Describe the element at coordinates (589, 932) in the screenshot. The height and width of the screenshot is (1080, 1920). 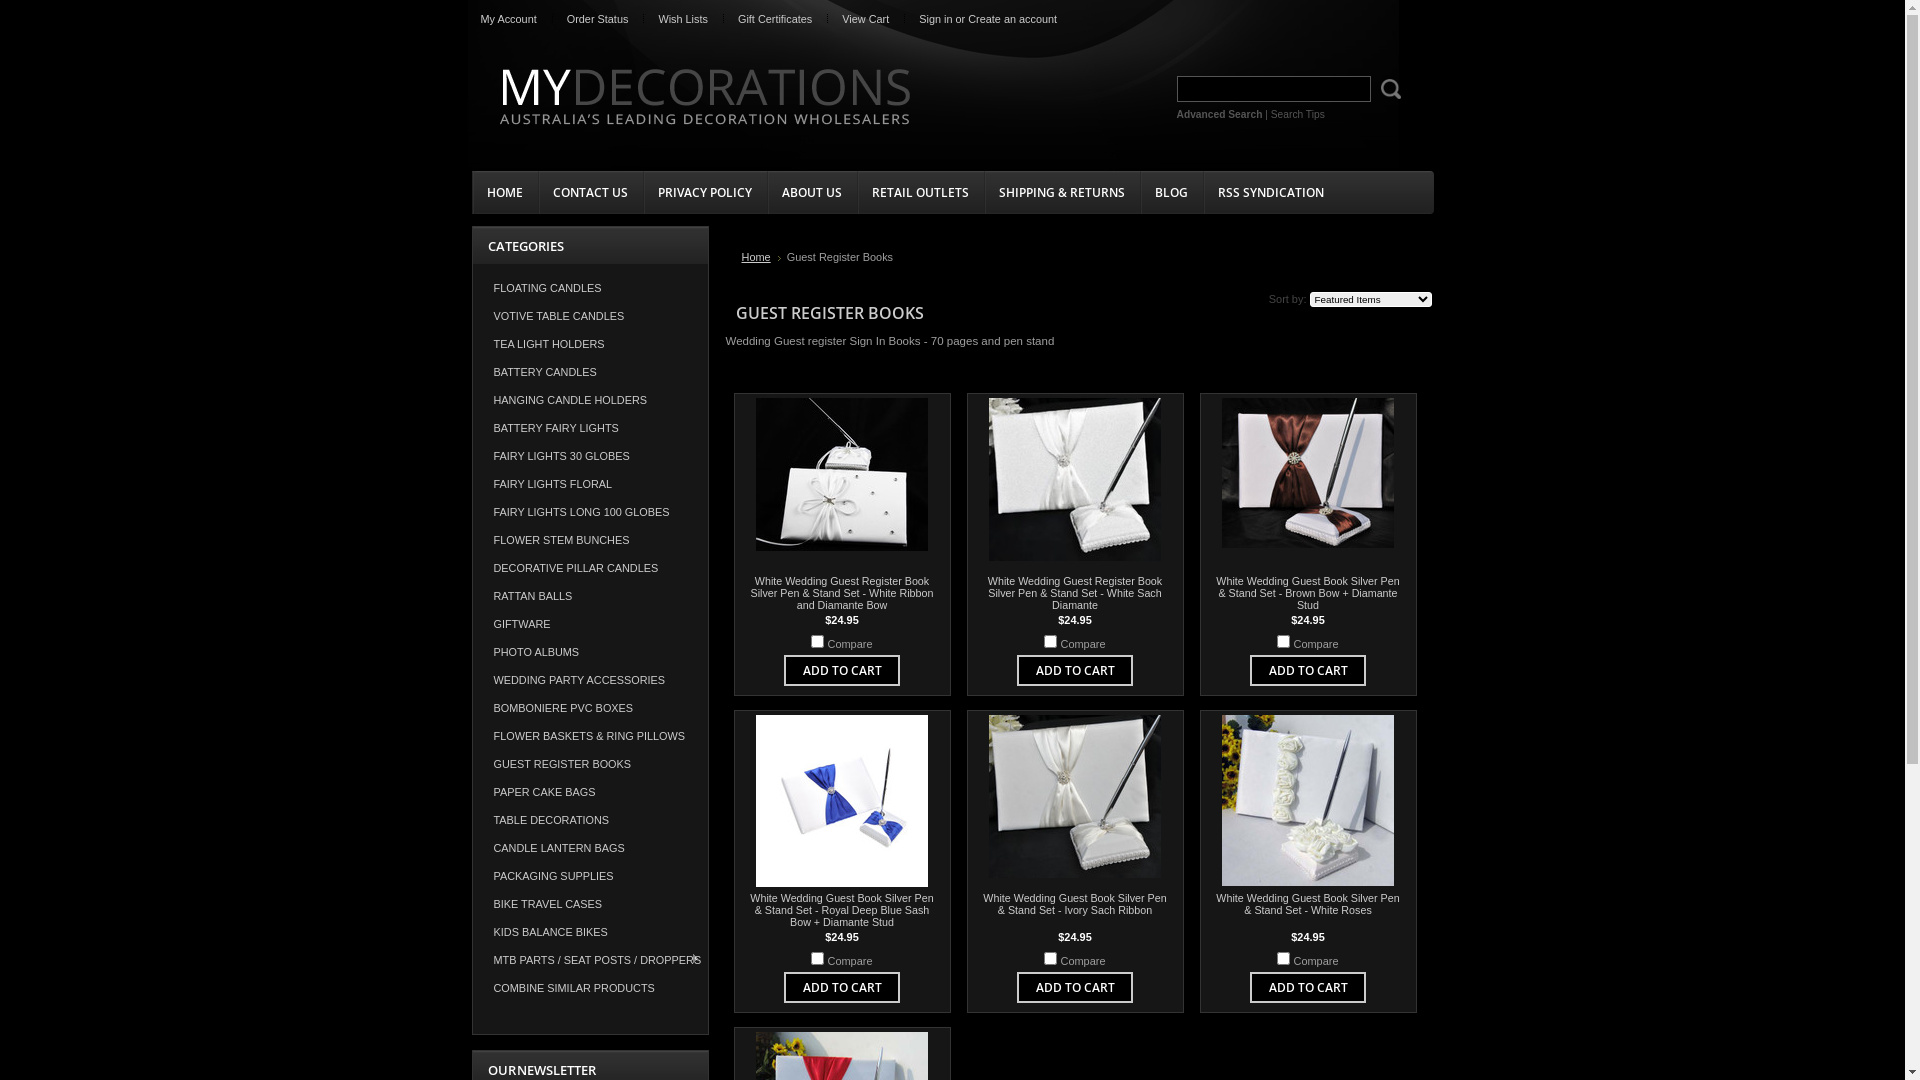
I see `'KIDS BALANCE BIKES'` at that location.